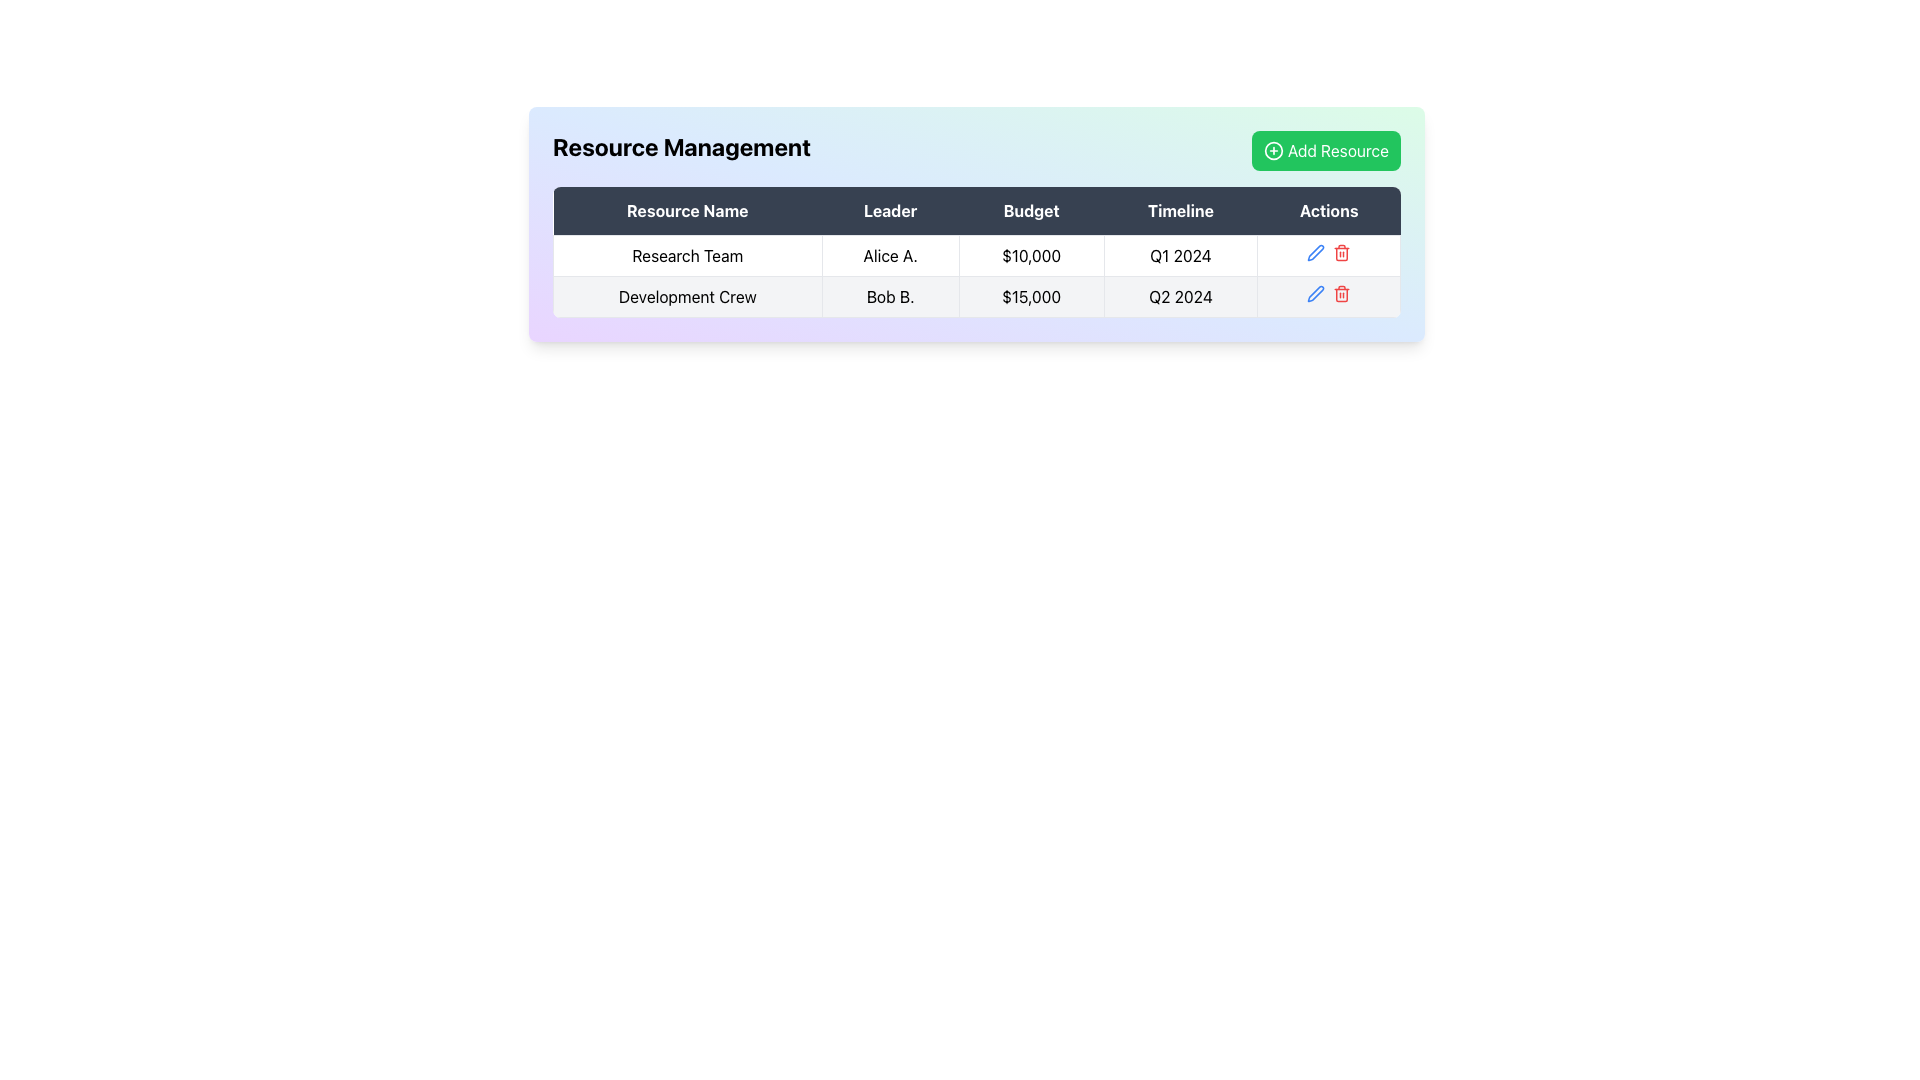  Describe the element at coordinates (1180, 211) in the screenshot. I see `the 'Timeline' column header in the table` at that location.